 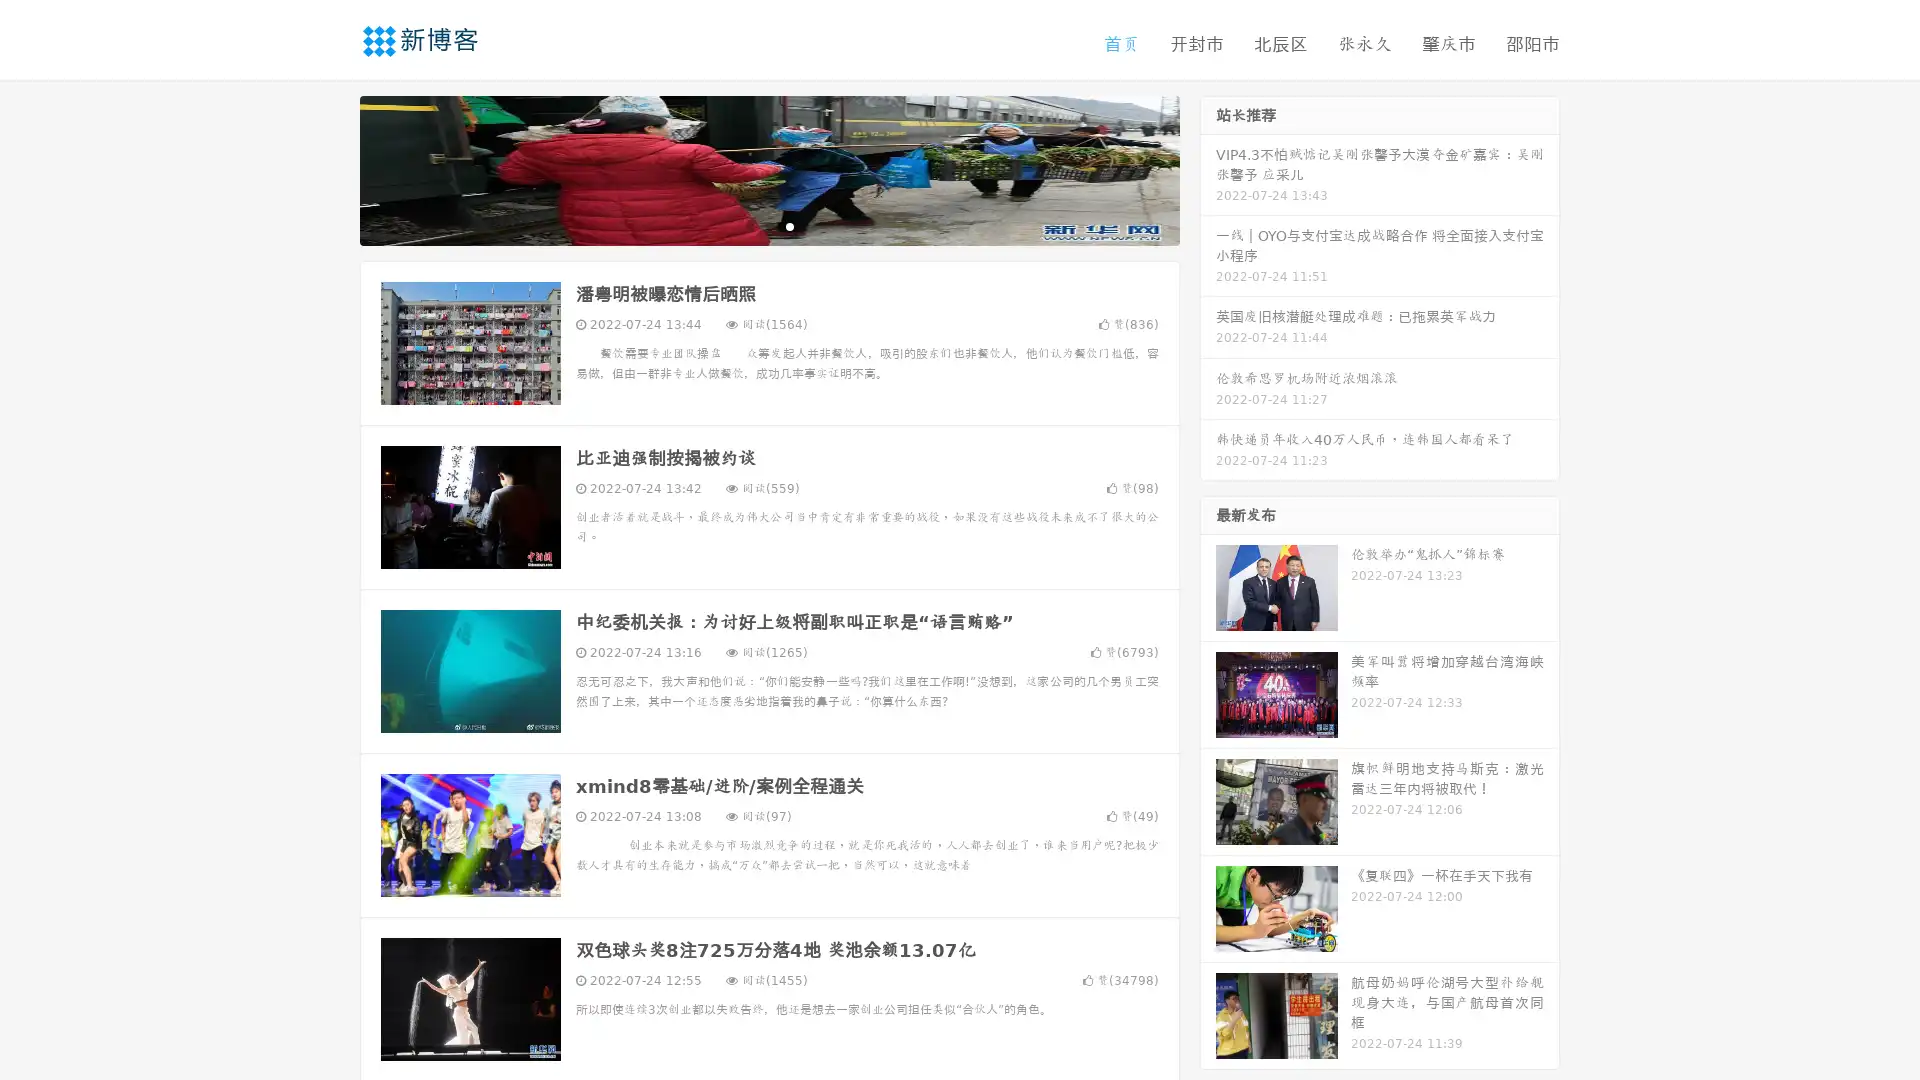 I want to click on Previous slide, so click(x=330, y=168).